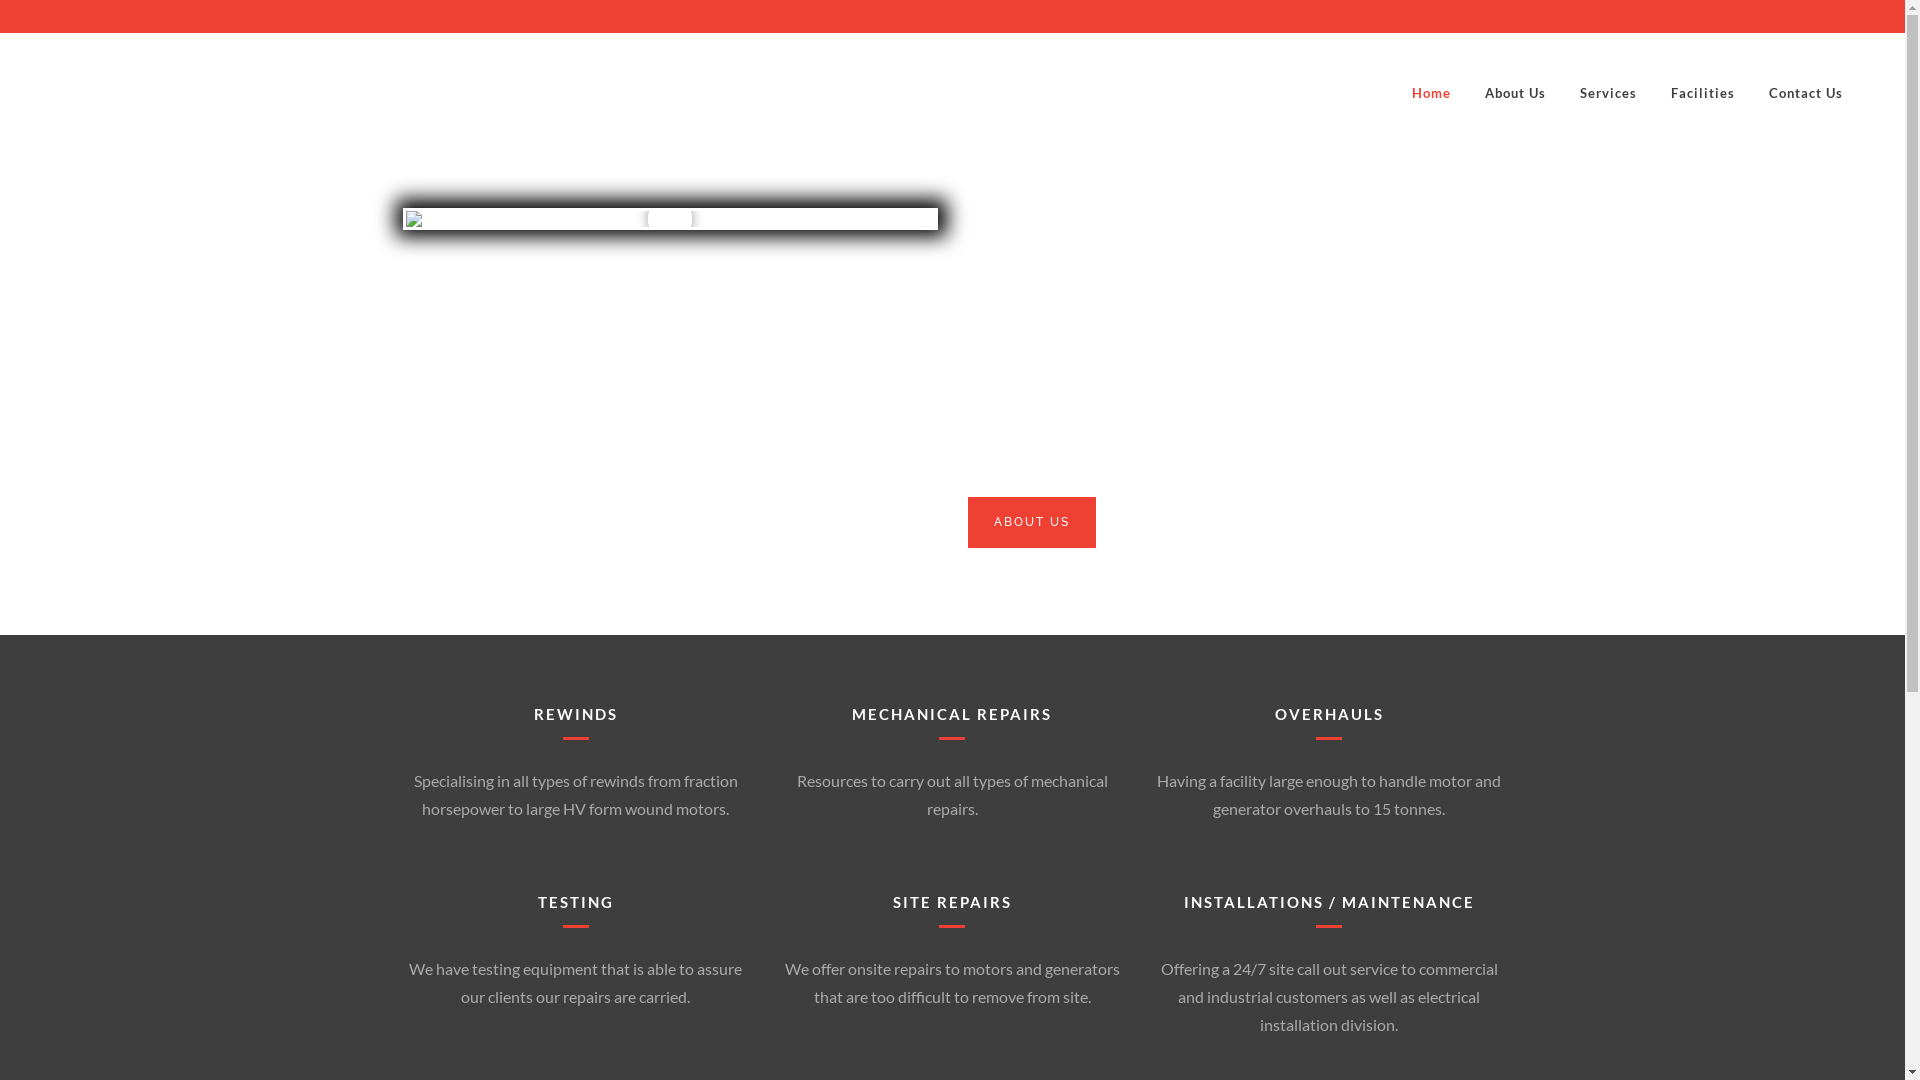 The height and width of the screenshot is (1080, 1920). What do you see at coordinates (1515, 92) in the screenshot?
I see `'About Us'` at bounding box center [1515, 92].